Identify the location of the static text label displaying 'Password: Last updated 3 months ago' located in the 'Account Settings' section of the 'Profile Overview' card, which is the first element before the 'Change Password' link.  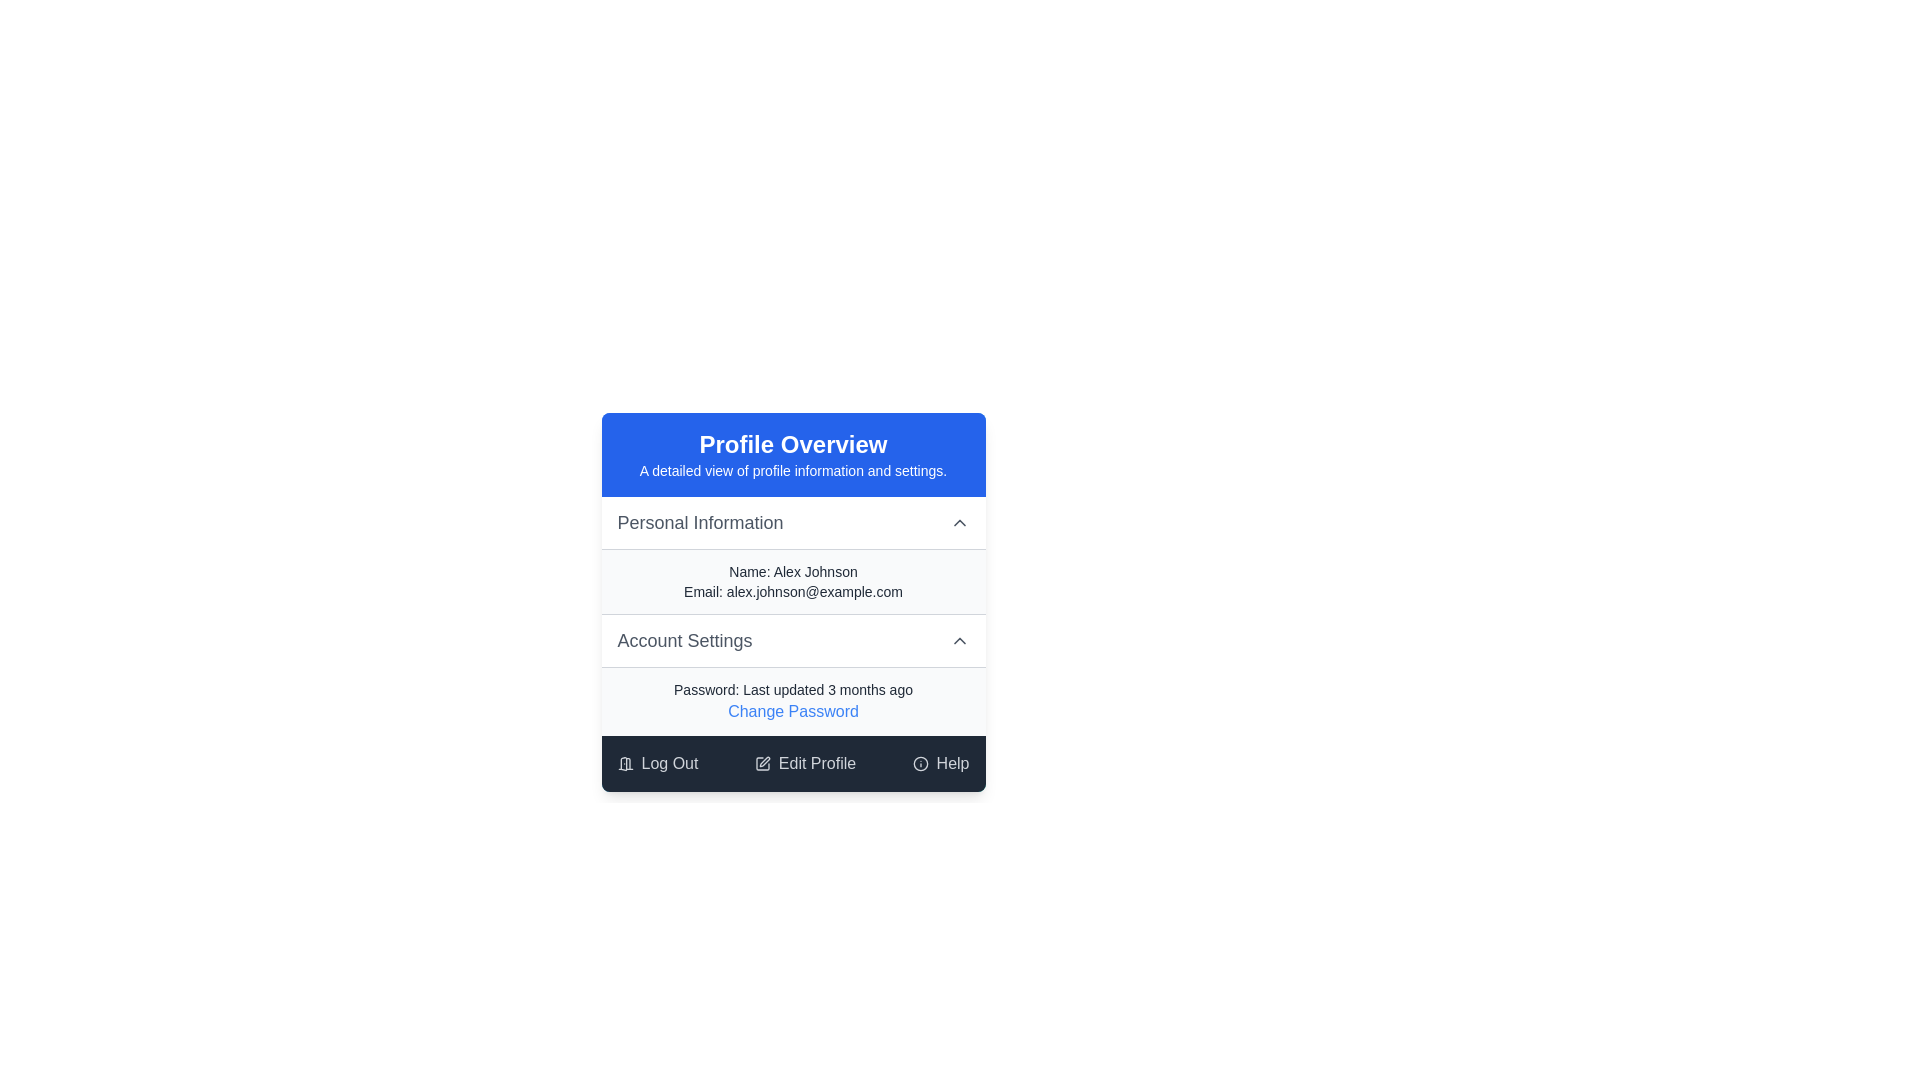
(792, 689).